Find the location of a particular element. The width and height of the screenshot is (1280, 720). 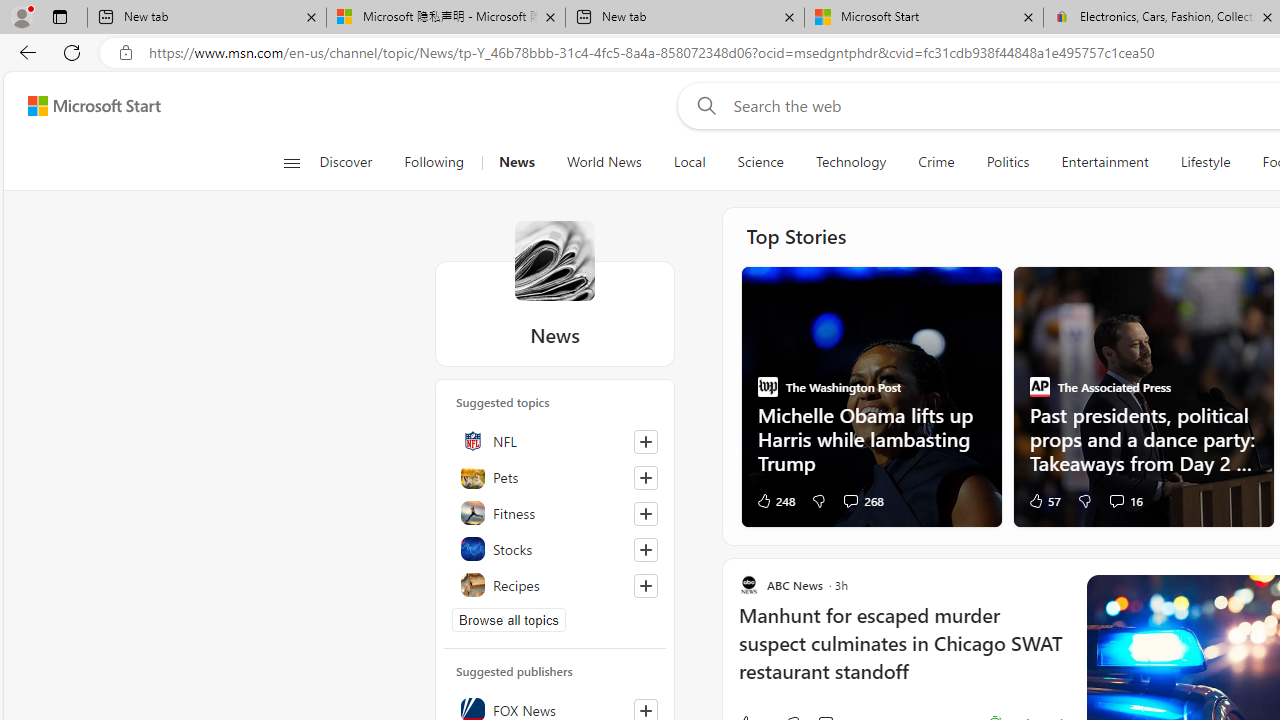

'57 Like' is located at coordinates (1042, 499).